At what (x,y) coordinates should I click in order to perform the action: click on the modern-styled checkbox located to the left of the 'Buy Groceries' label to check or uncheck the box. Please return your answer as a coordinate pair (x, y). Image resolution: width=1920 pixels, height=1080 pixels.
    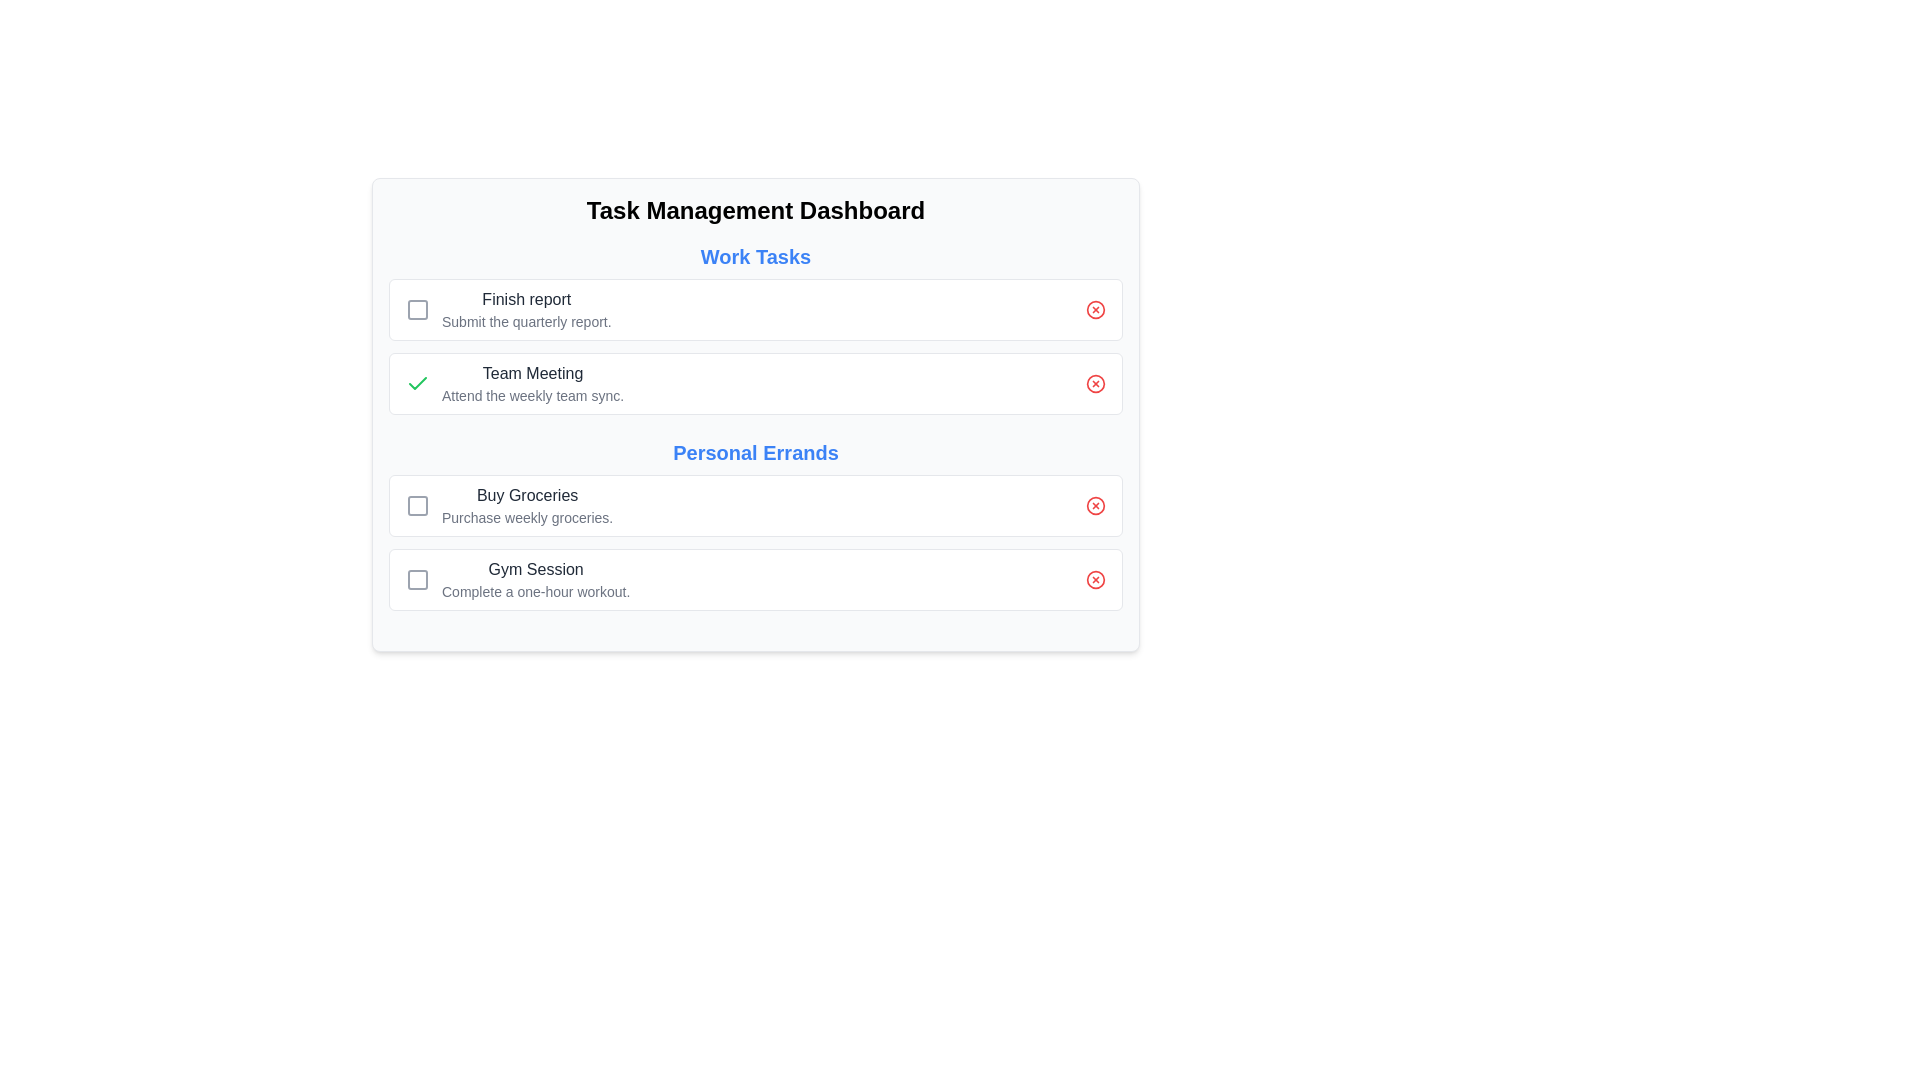
    Looking at the image, I should click on (416, 504).